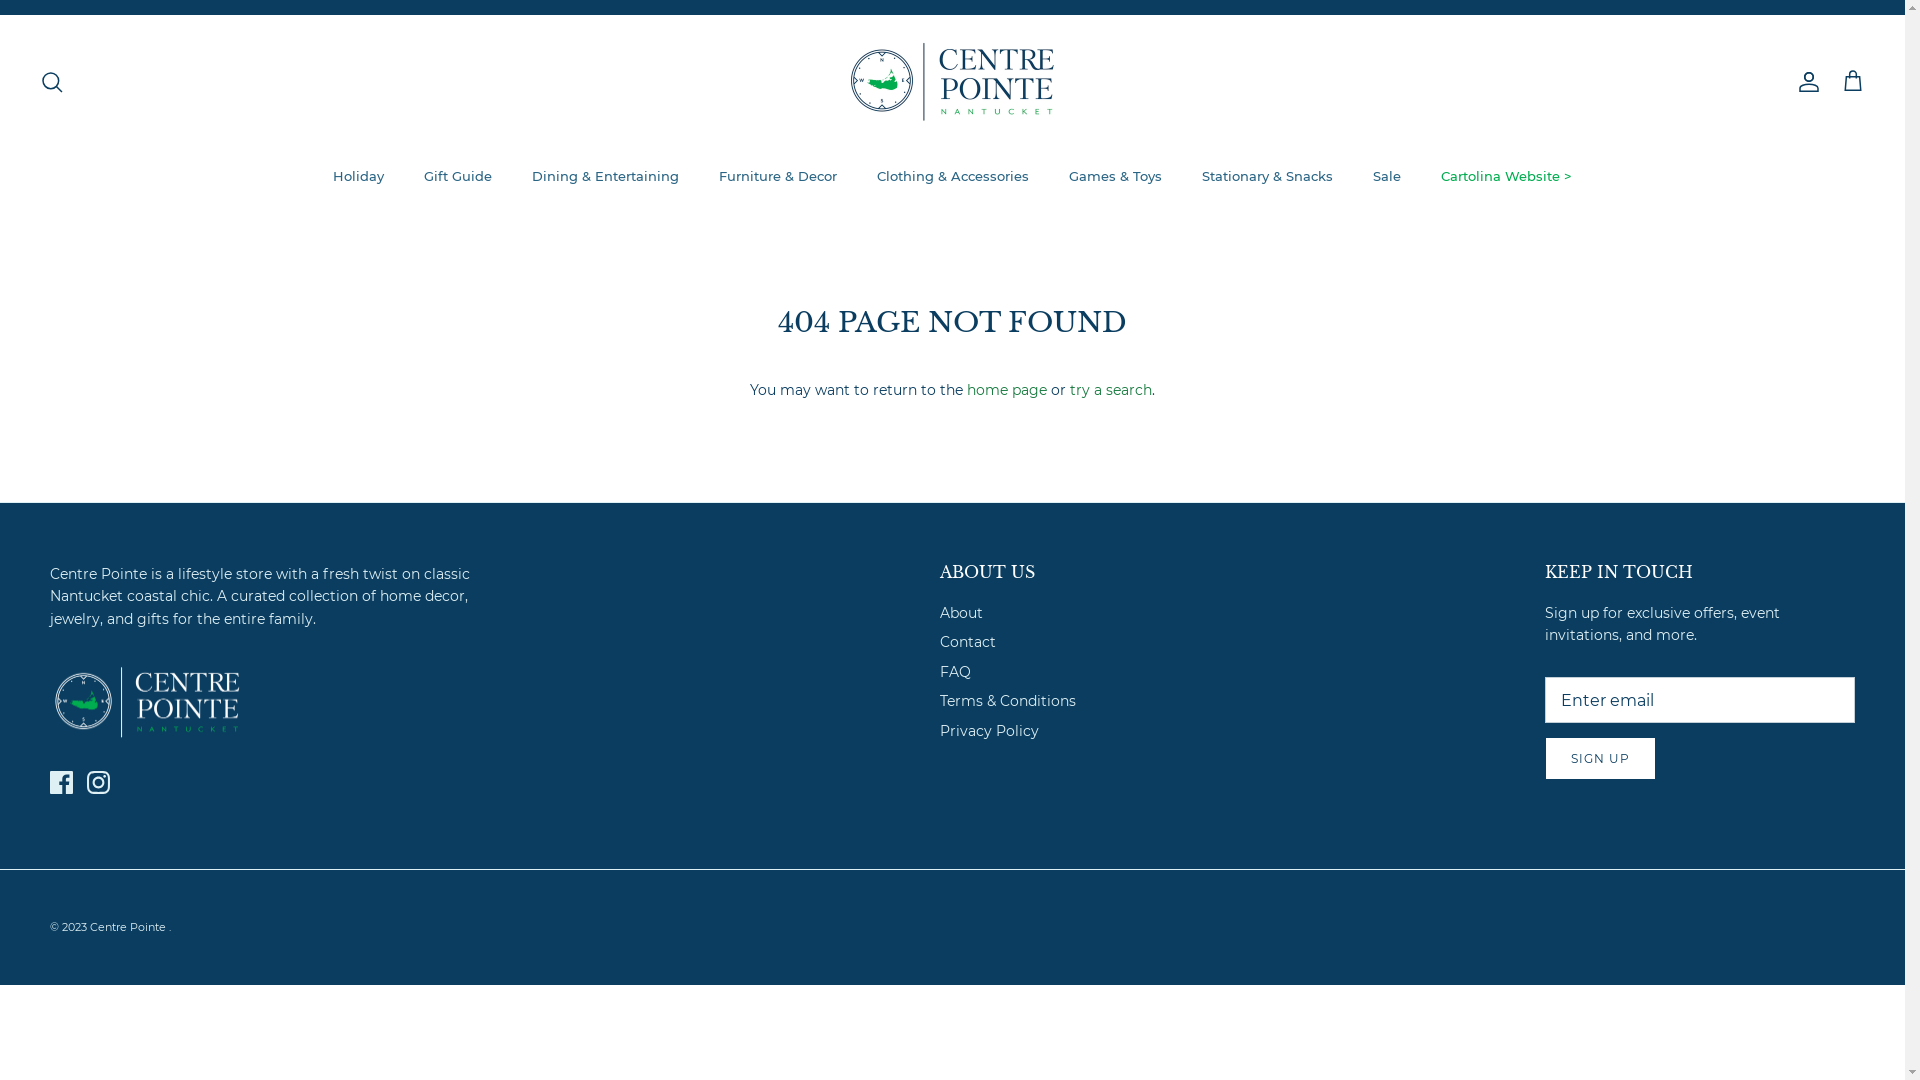 This screenshot has width=1920, height=1080. Describe the element at coordinates (968, 641) in the screenshot. I see `'Contact'` at that location.